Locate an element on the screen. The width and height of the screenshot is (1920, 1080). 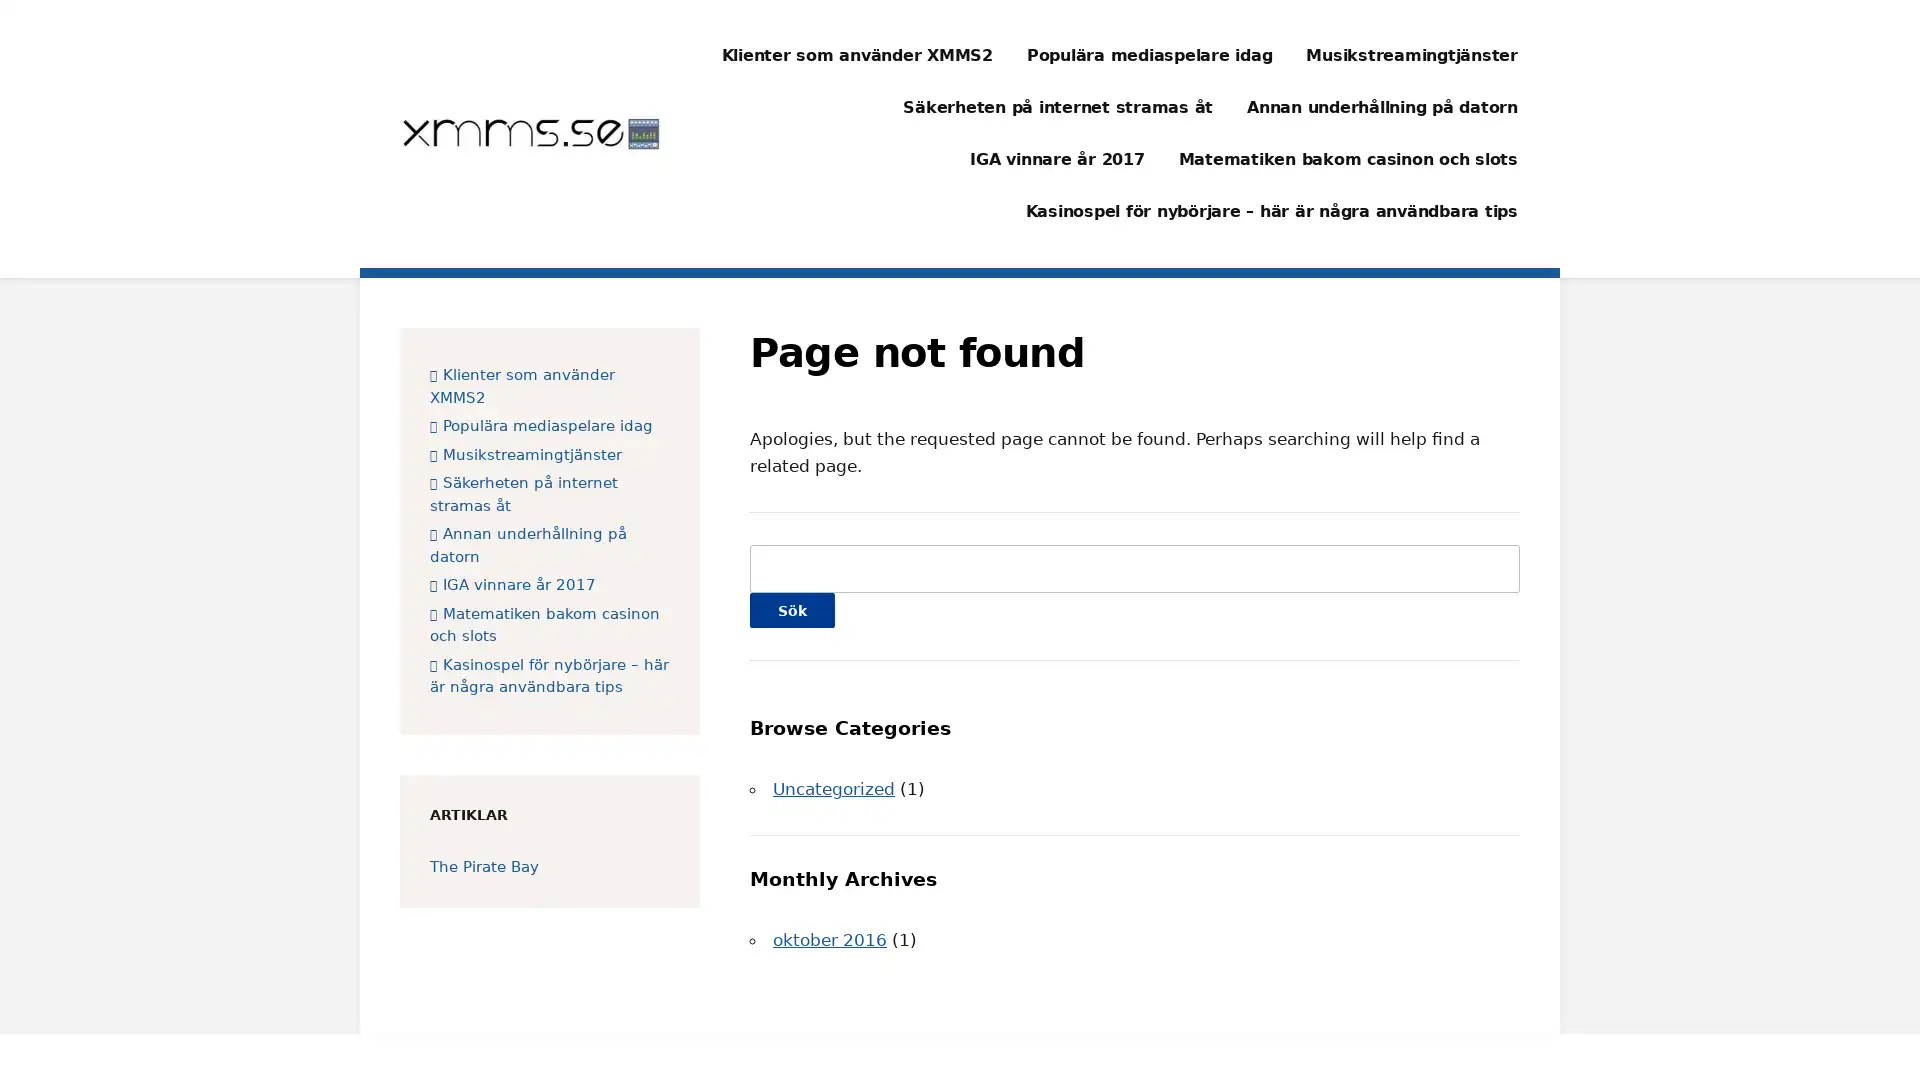
Sok is located at coordinates (791, 609).